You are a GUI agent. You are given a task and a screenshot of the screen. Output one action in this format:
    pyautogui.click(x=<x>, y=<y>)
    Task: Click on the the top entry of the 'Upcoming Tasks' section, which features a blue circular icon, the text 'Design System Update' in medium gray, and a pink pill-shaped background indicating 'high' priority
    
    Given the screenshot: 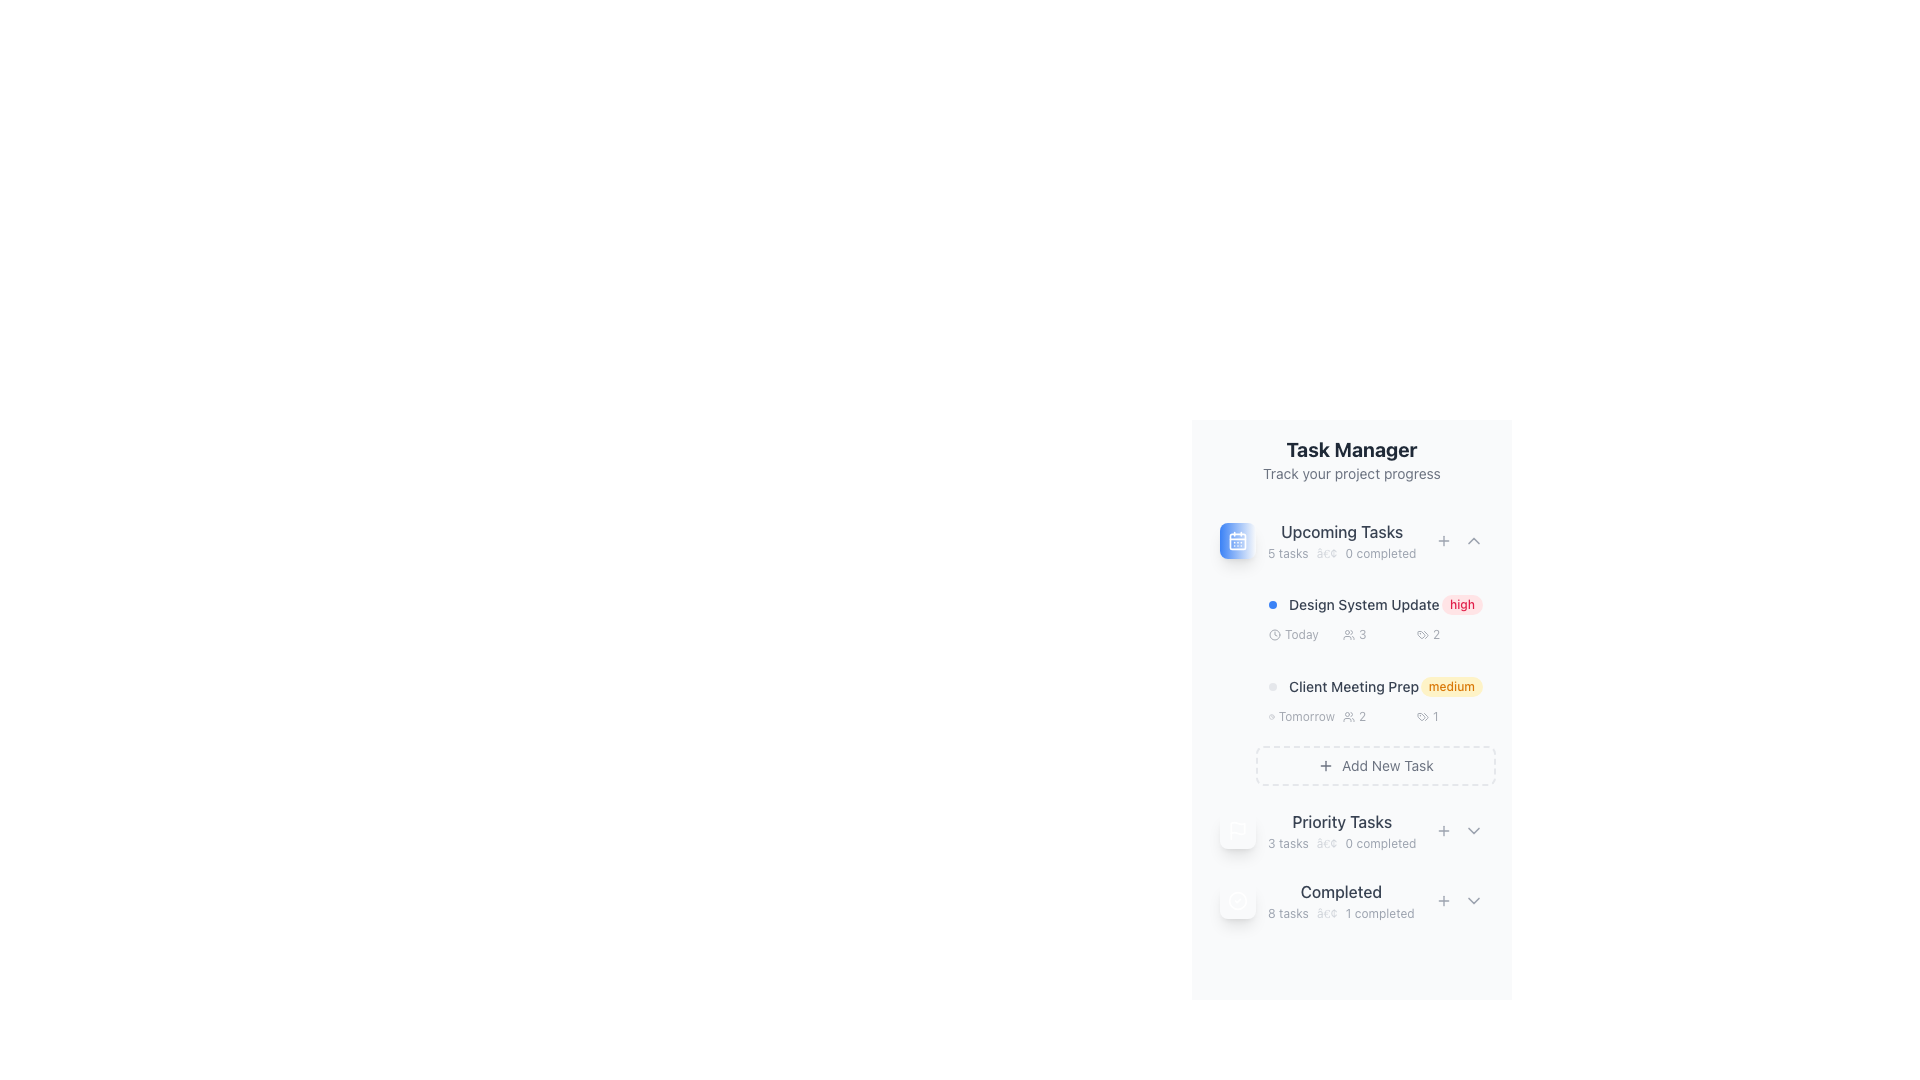 What is the action you would take?
    pyautogui.click(x=1375, y=604)
    